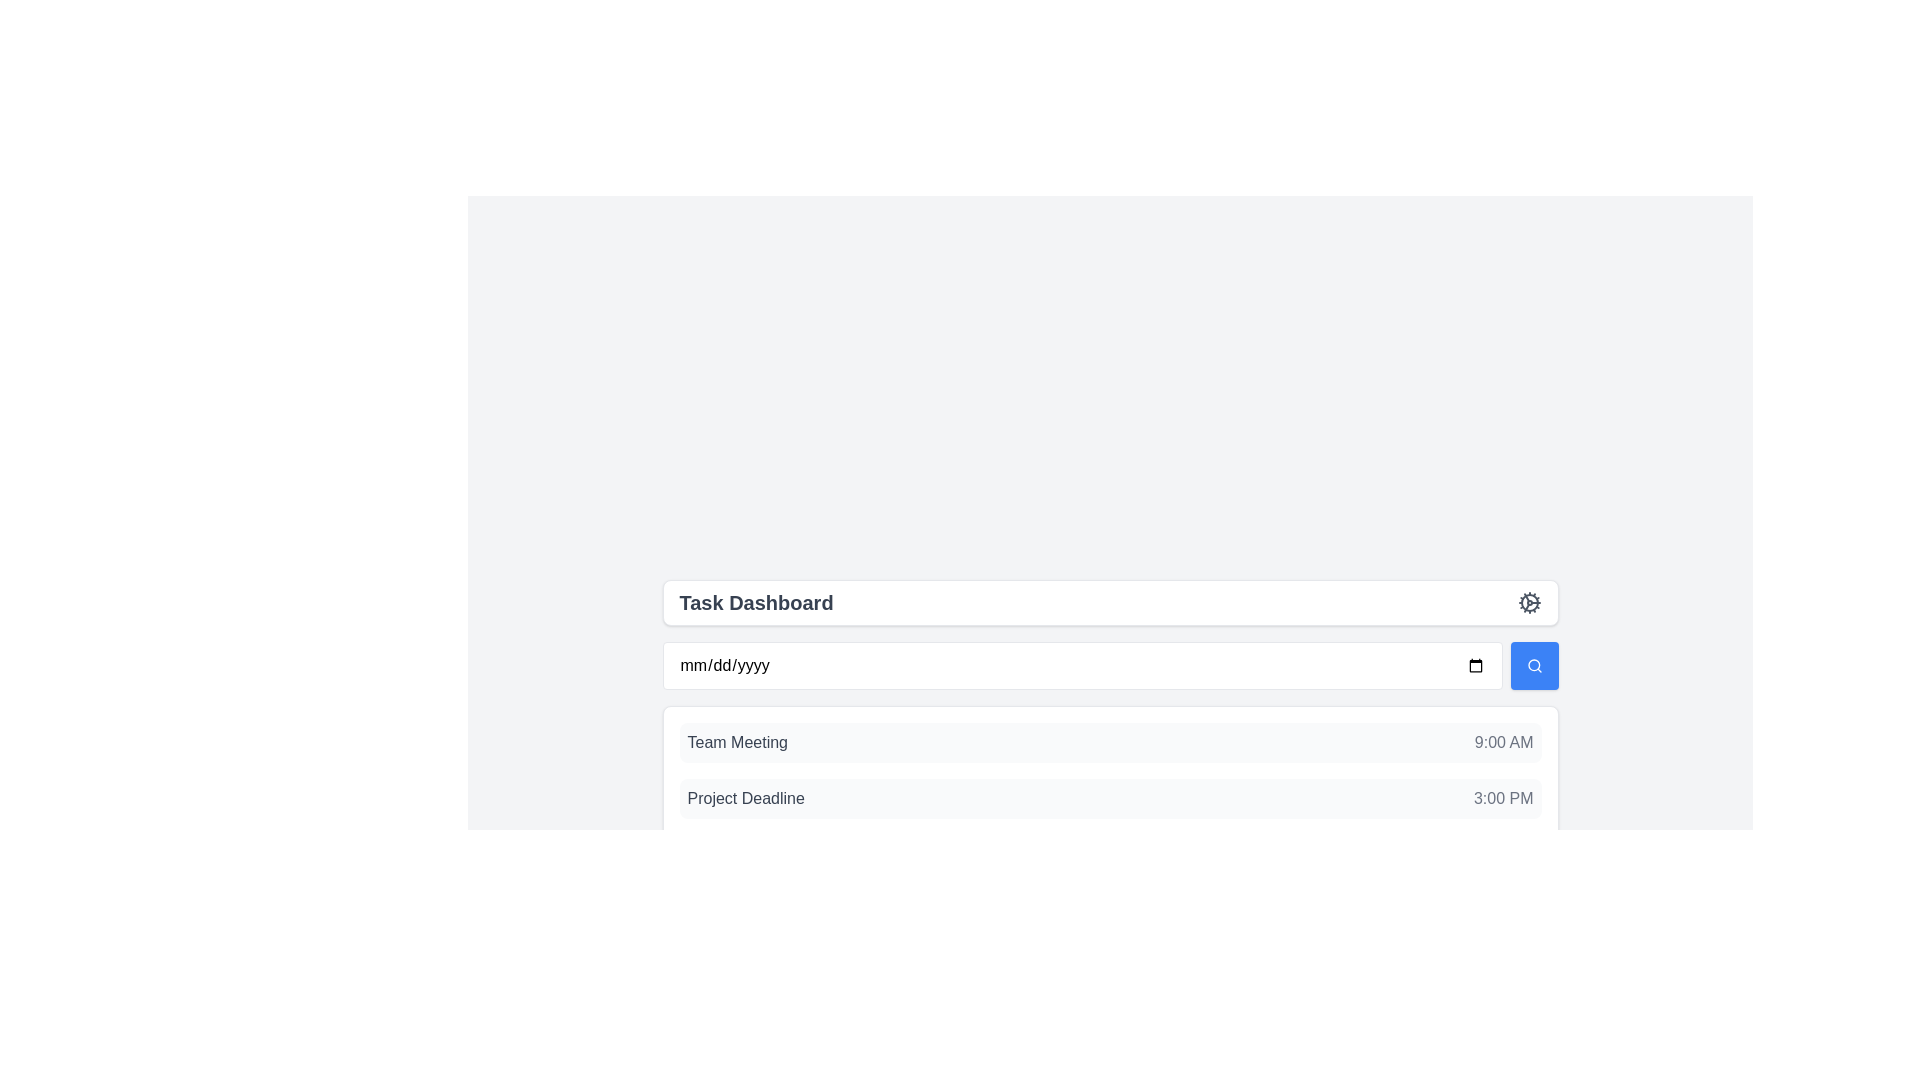  Describe the element at coordinates (1081, 666) in the screenshot. I see `the rectangular date input field with a placeholder 'mm/dd/yyyy' to focus on it` at that location.